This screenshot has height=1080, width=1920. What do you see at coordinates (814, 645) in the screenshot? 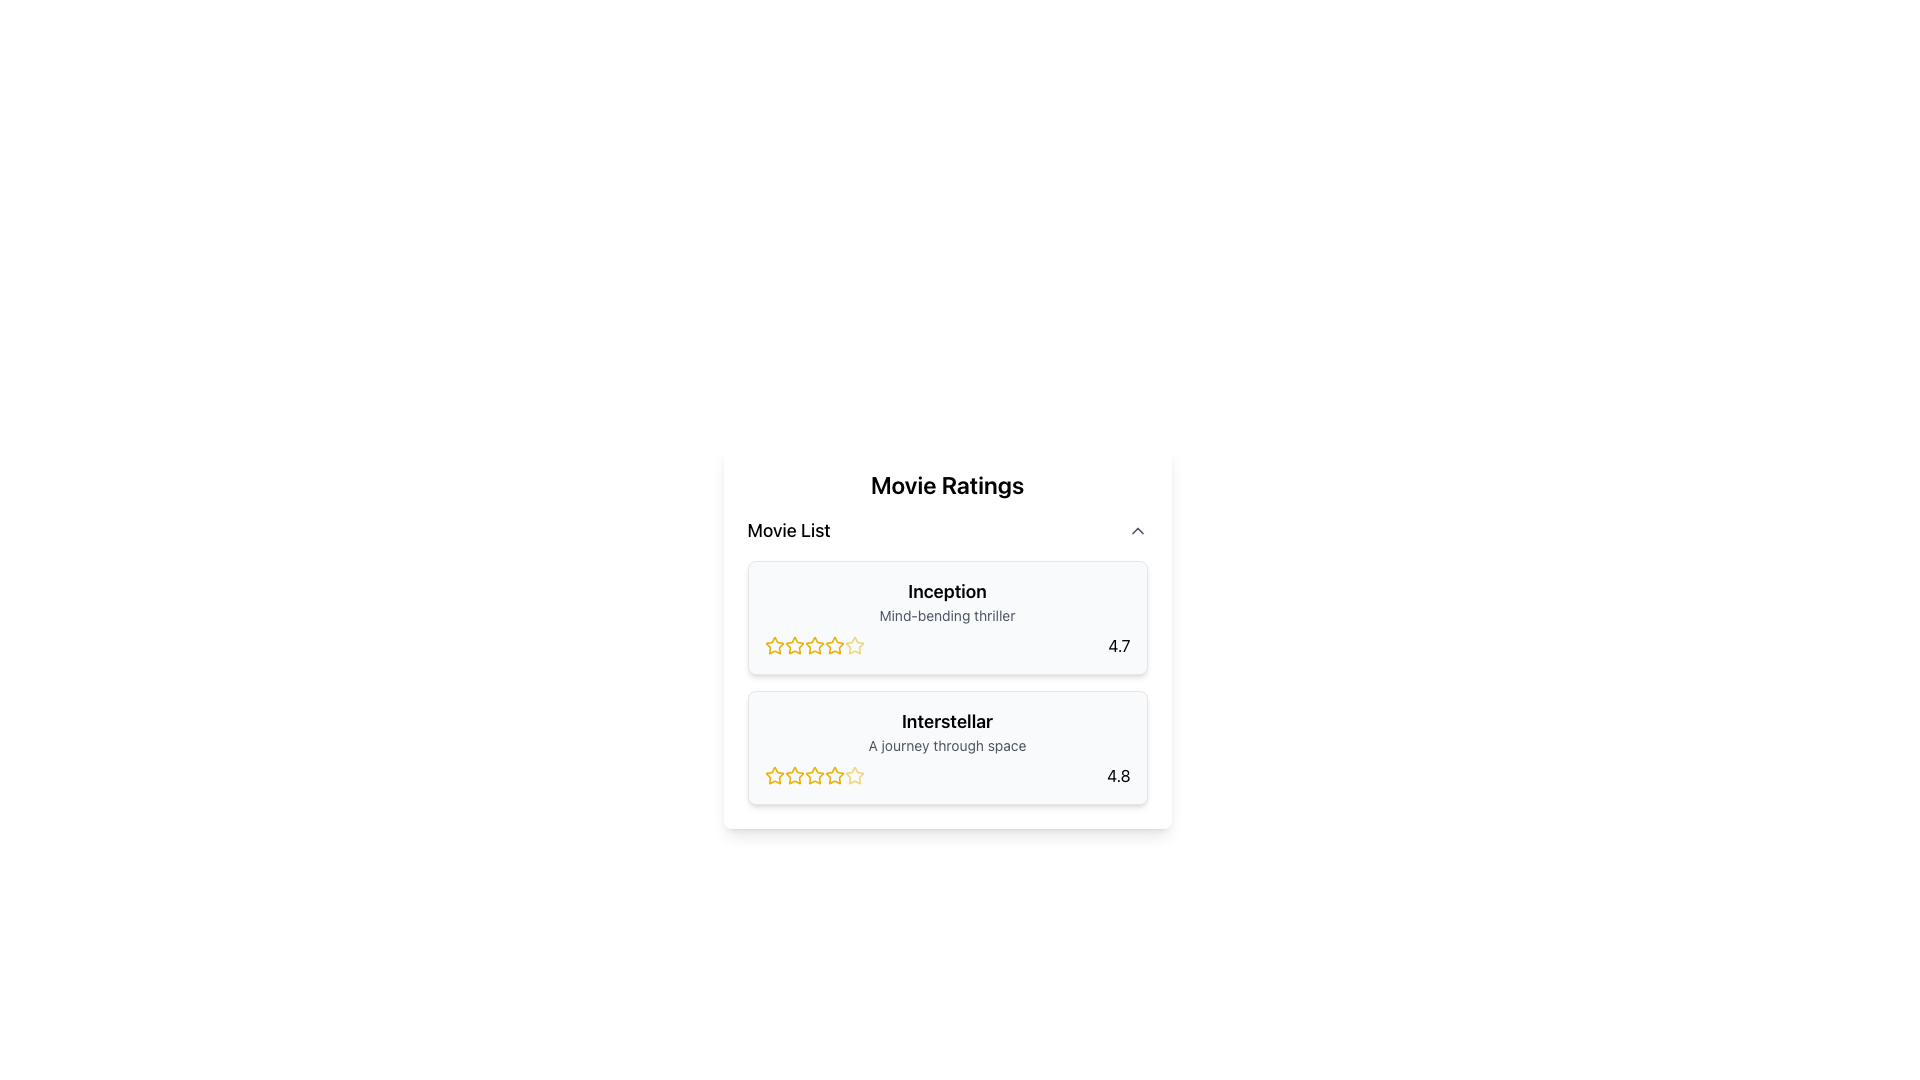
I see `the visual representation of the third yellow star icon in the rating section of the 'Inception' movie card, which indicates an active rating level` at bounding box center [814, 645].